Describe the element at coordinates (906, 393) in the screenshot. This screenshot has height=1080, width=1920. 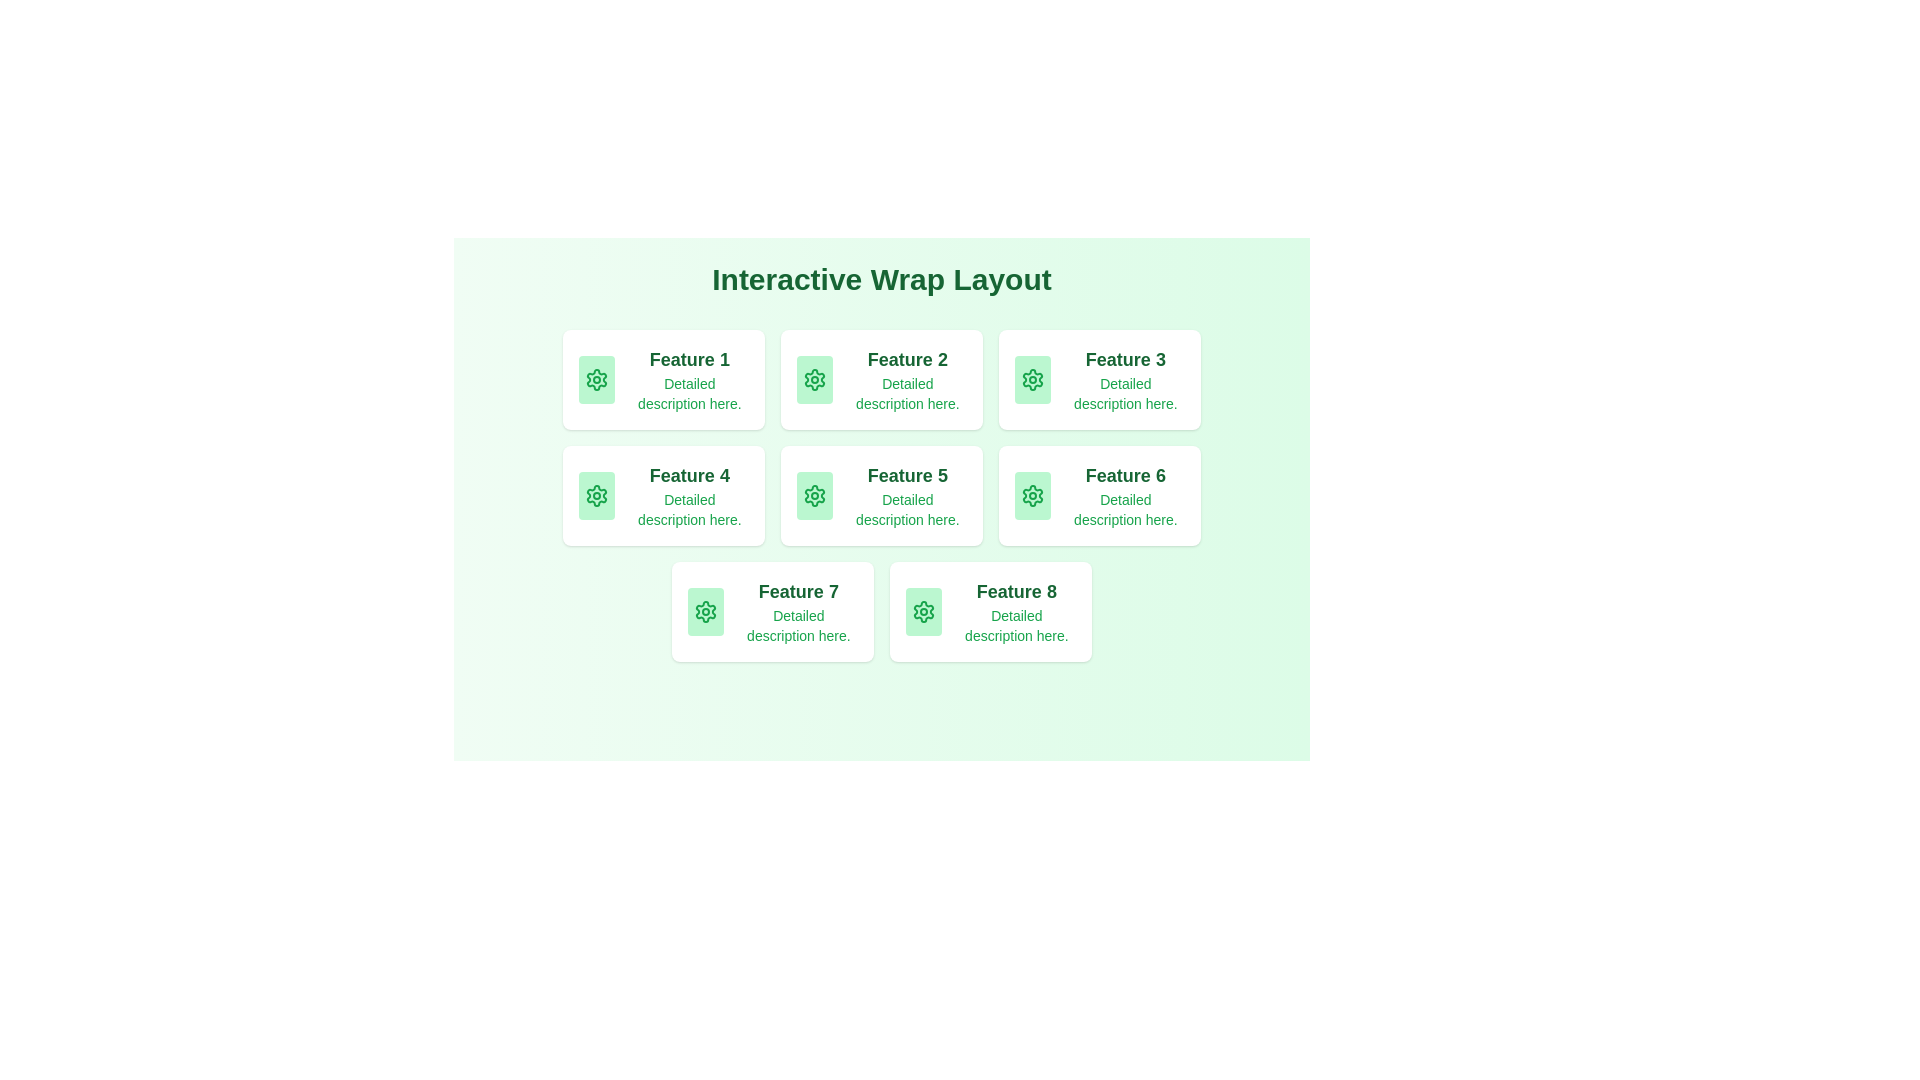
I see `text from the Text Label displaying 'Detailed description here.' which is styled in green and located below the title 'Feature 2.'` at that location.